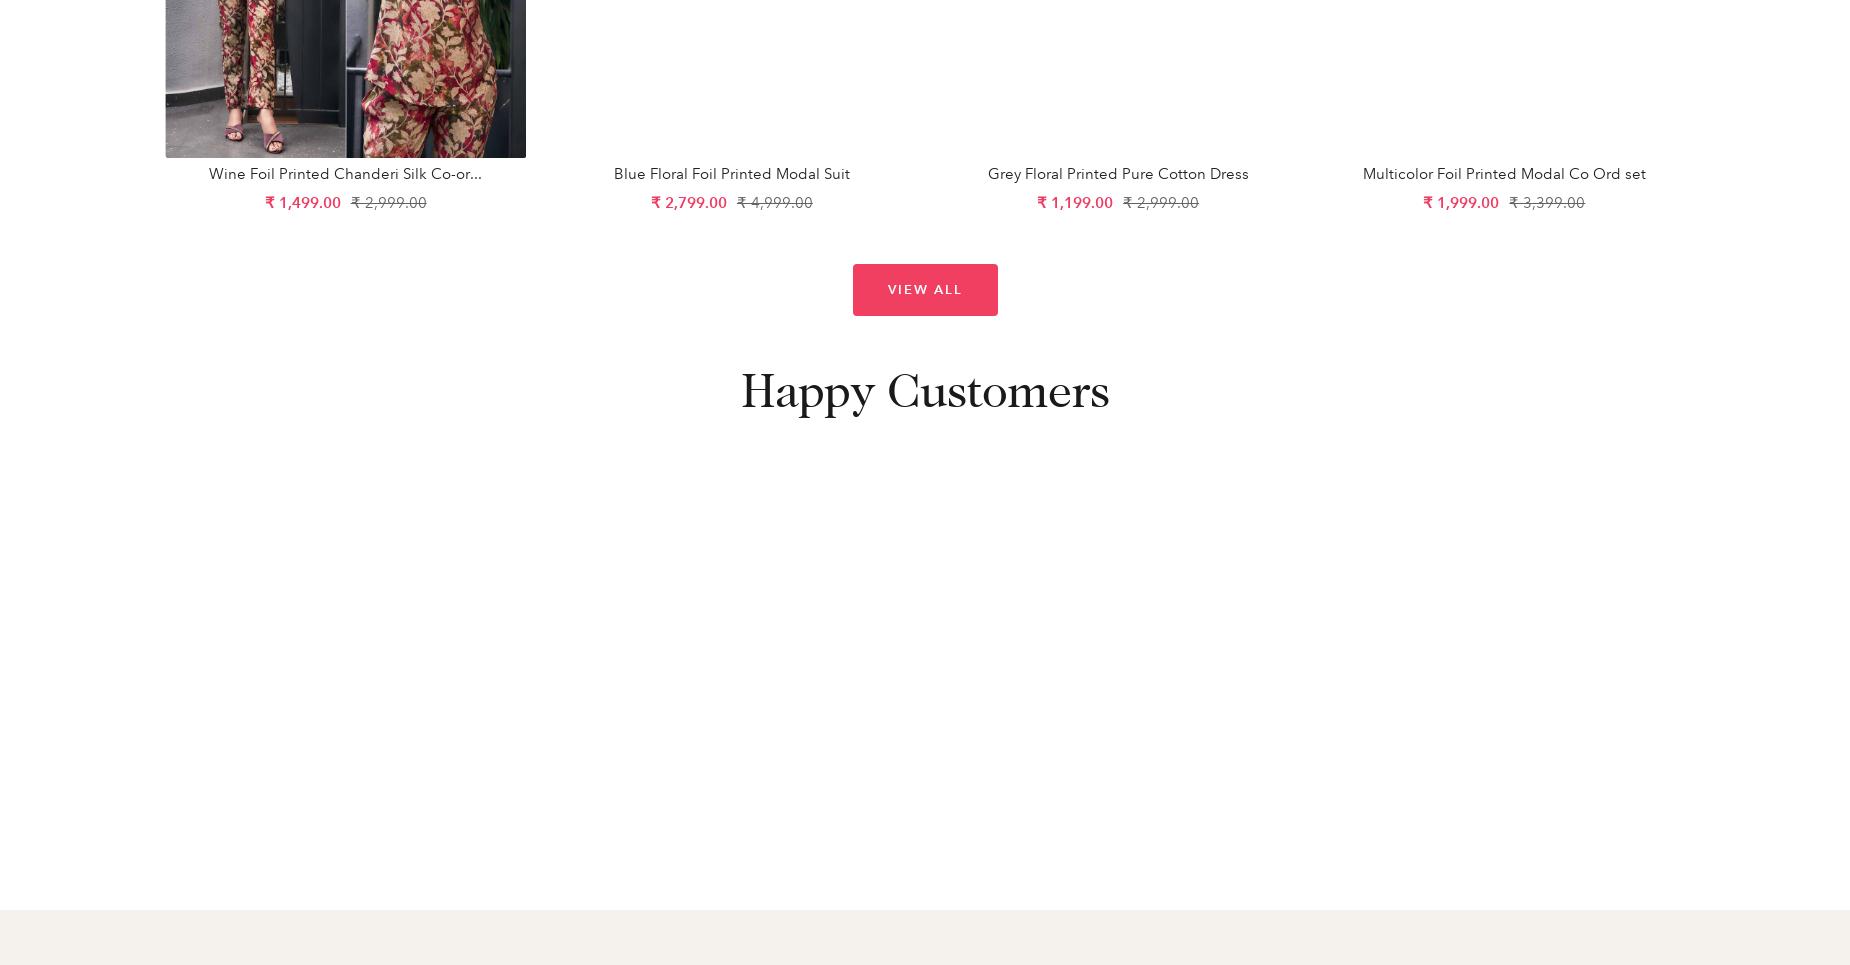 The width and height of the screenshot is (1850, 965). Describe the element at coordinates (344, 172) in the screenshot. I see `'Wine Foil Printed Chanderi Silk Co-or...'` at that location.